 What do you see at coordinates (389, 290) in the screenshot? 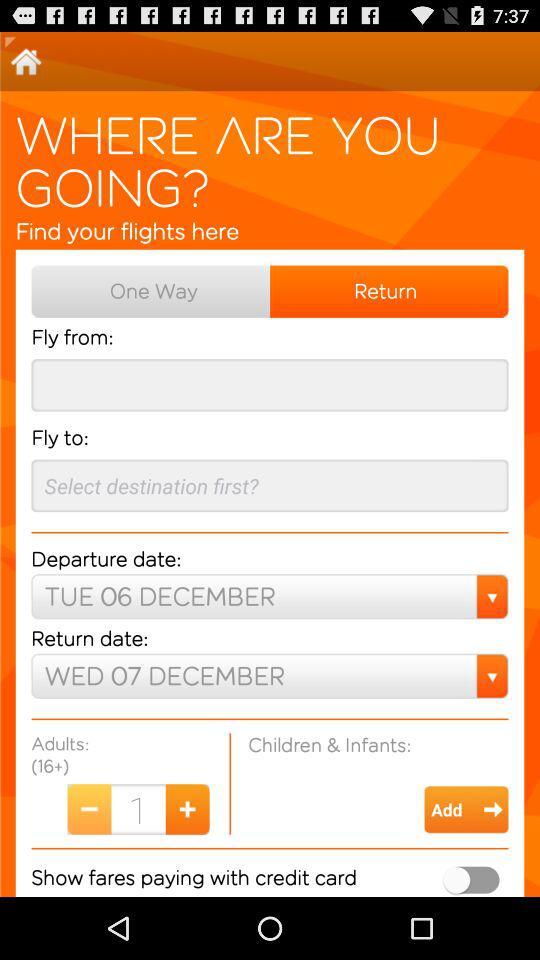
I see `return which is next to one way` at bounding box center [389, 290].